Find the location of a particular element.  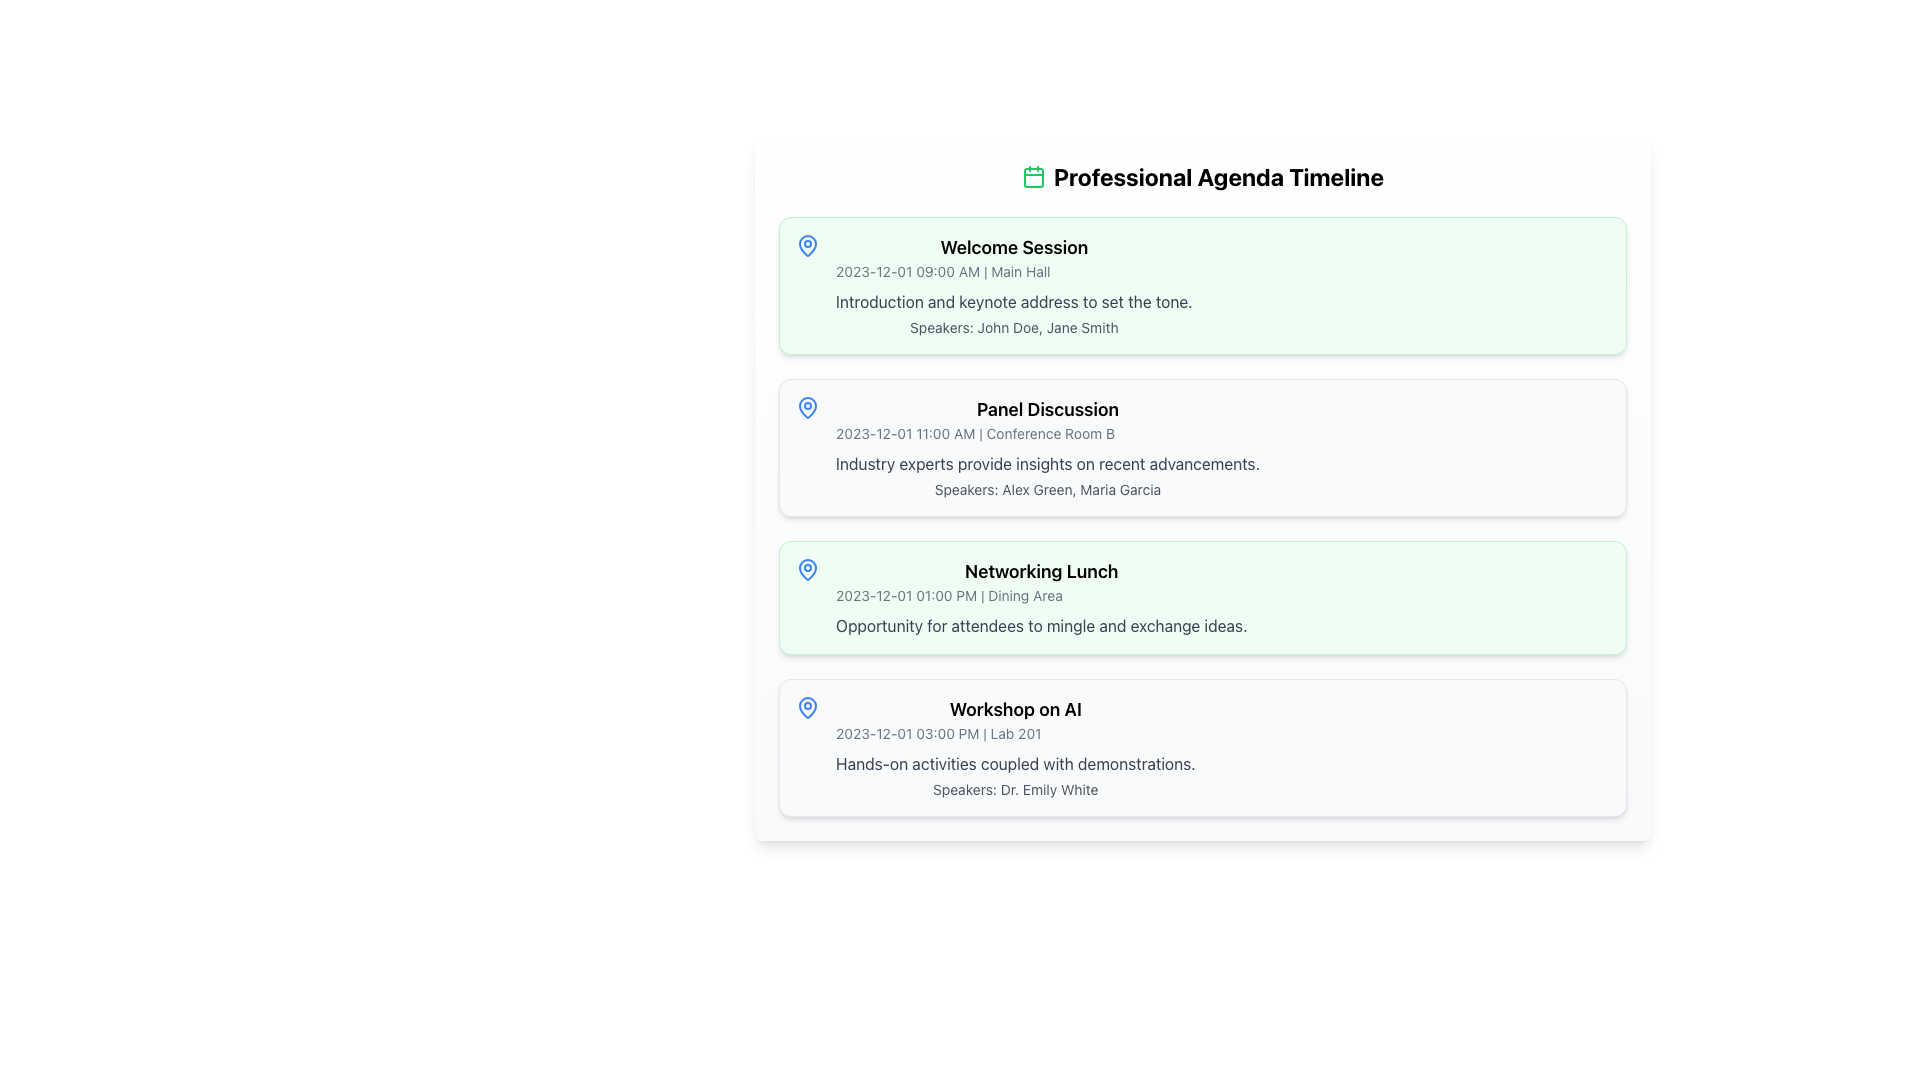

the Text Label that provides additional information about the event's schedule and location, located in the center of the fourth event card, directly below the 'Workshop on AI' title is located at coordinates (1015, 733).